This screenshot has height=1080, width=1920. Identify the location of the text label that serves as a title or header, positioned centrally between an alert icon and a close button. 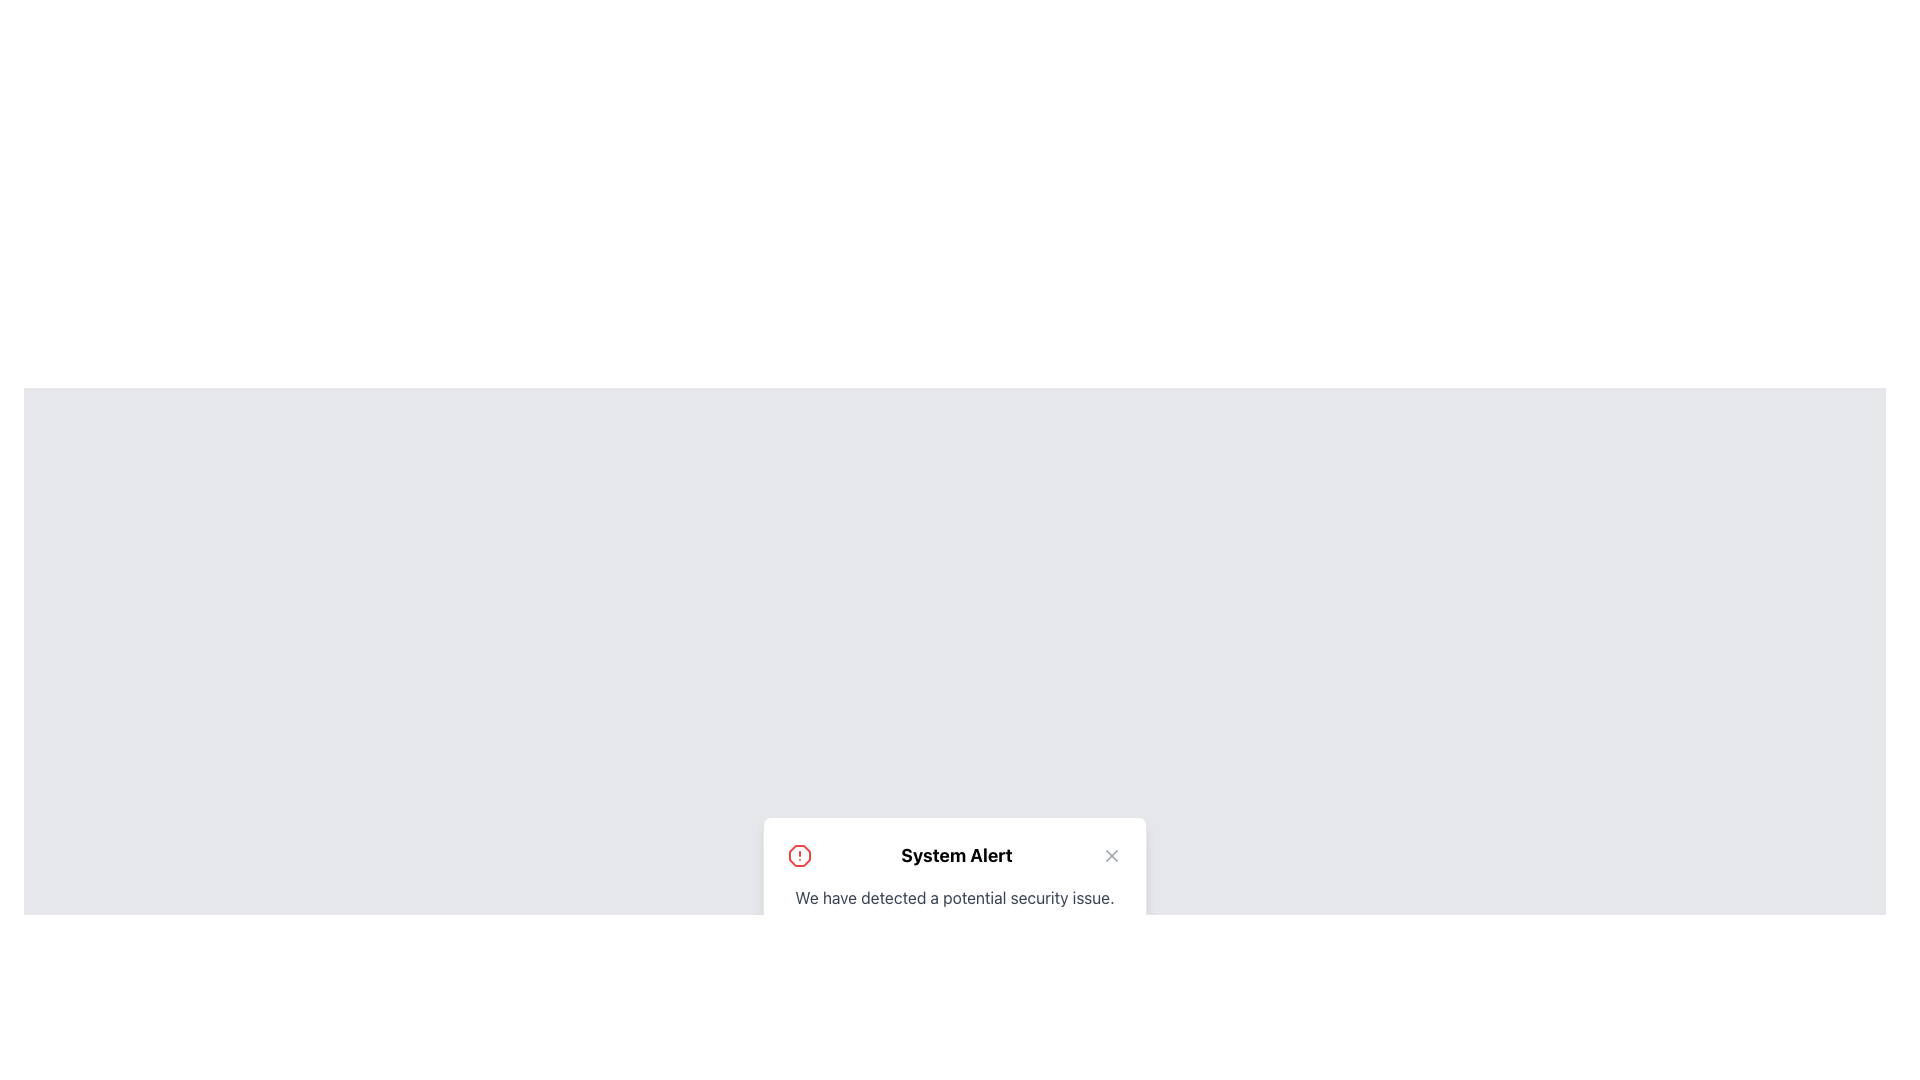
(955, 855).